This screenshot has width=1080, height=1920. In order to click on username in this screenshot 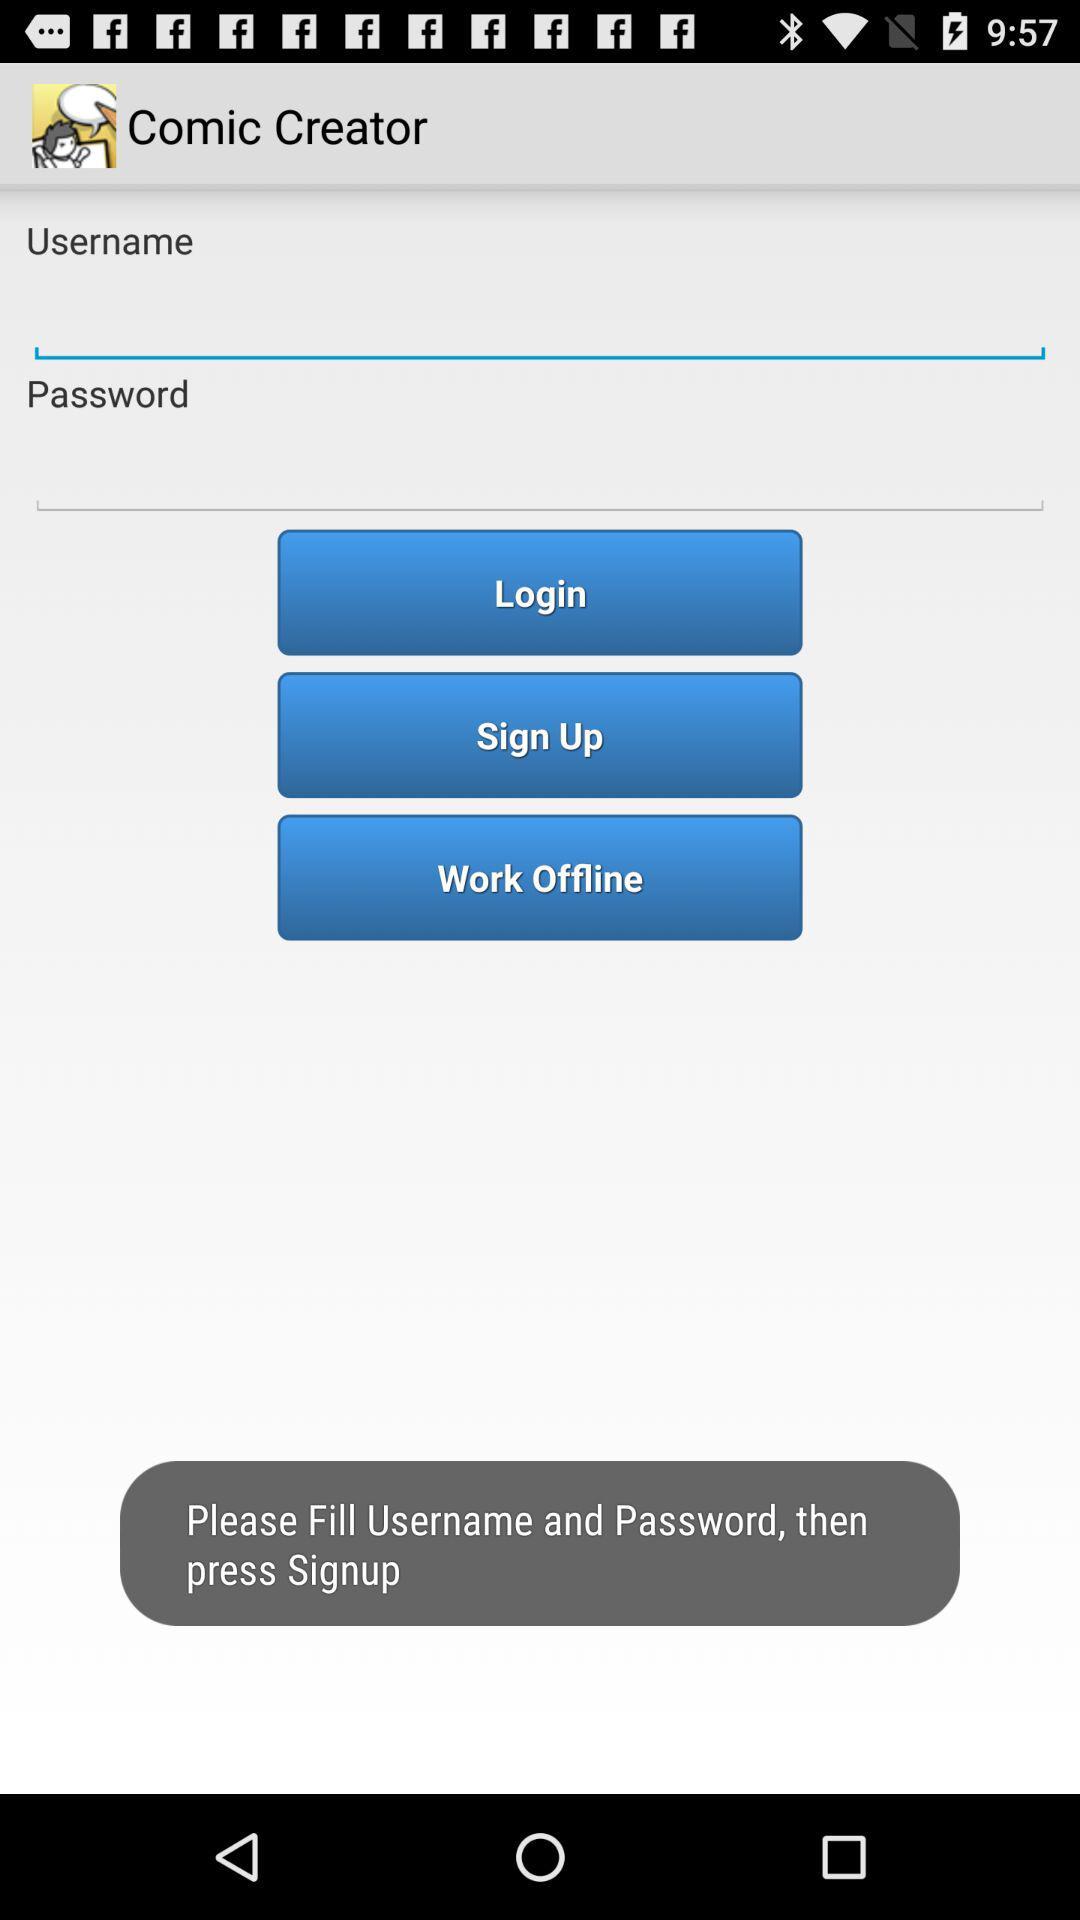, I will do `click(540, 315)`.